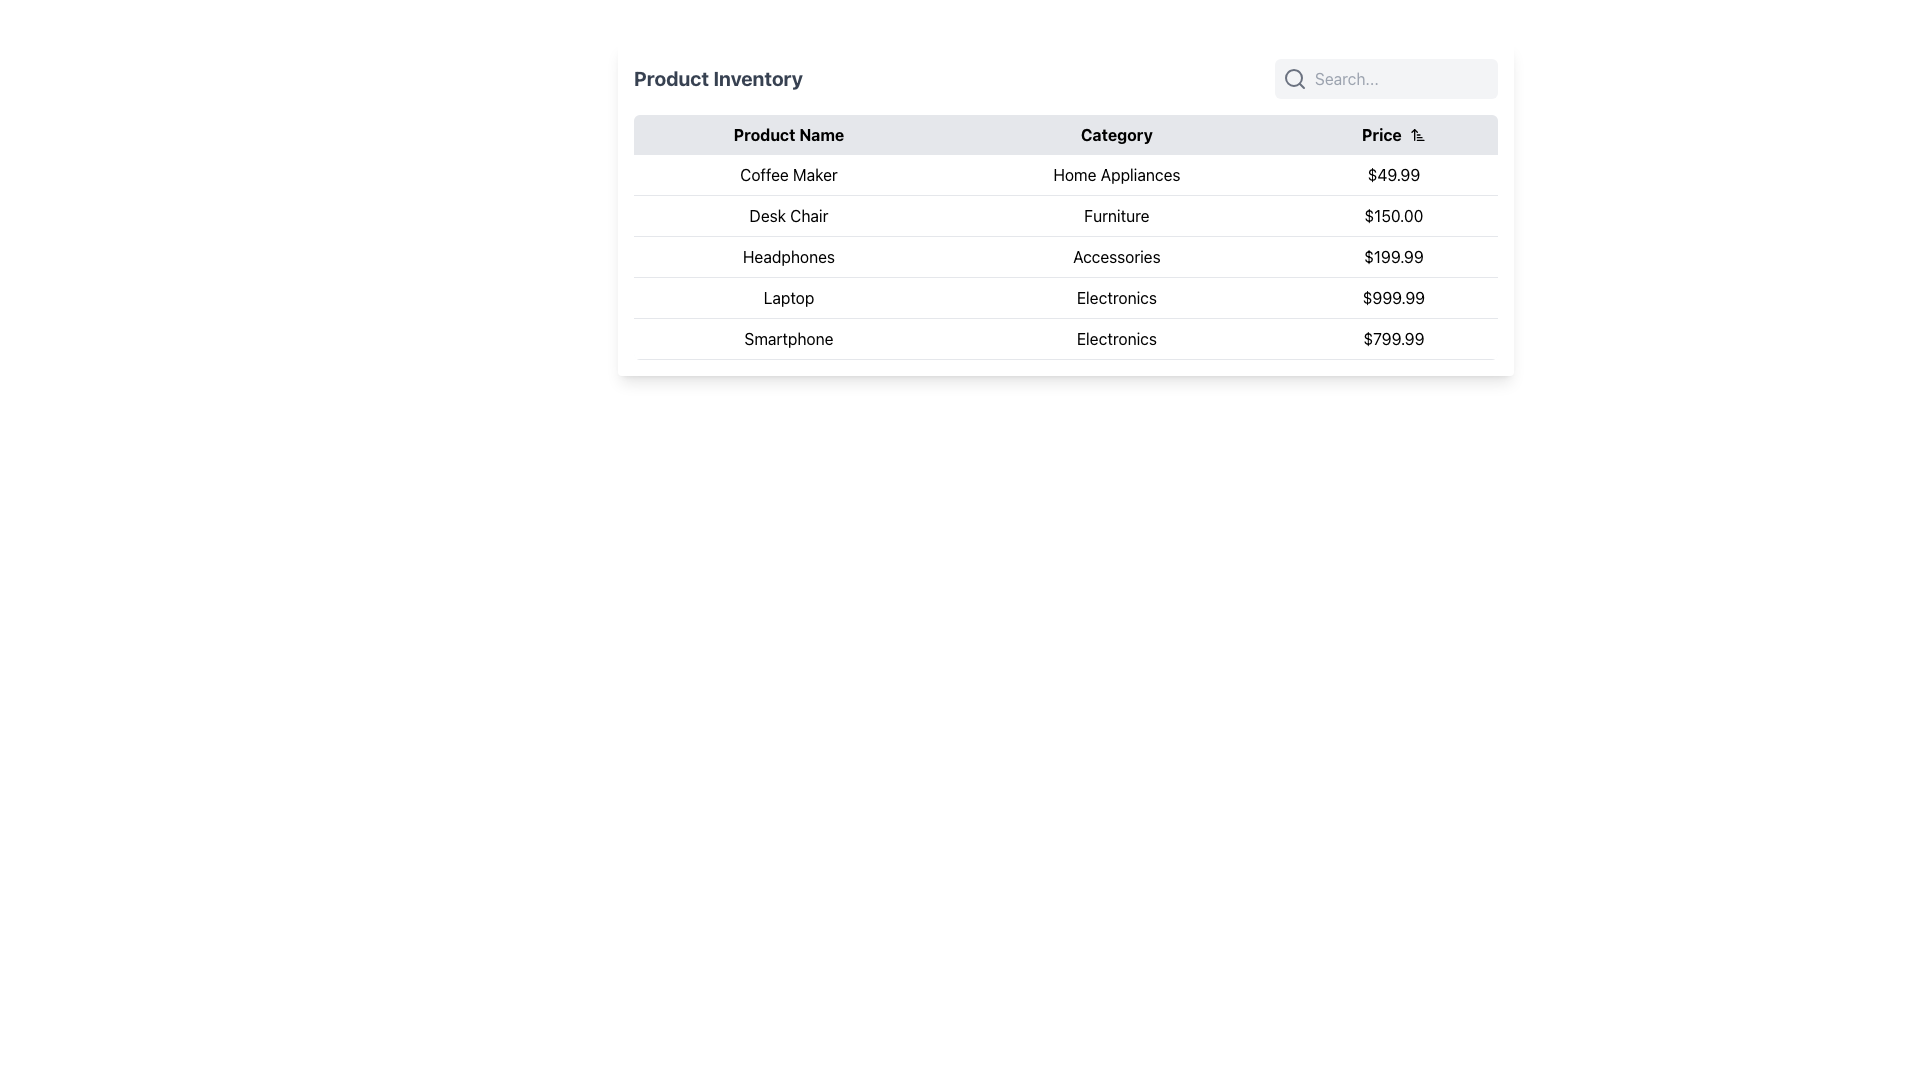 The height and width of the screenshot is (1080, 1920). I want to click on the first product name text label in the inventory table, located in the fifth row under the 'Product Name' header, so click(787, 338).